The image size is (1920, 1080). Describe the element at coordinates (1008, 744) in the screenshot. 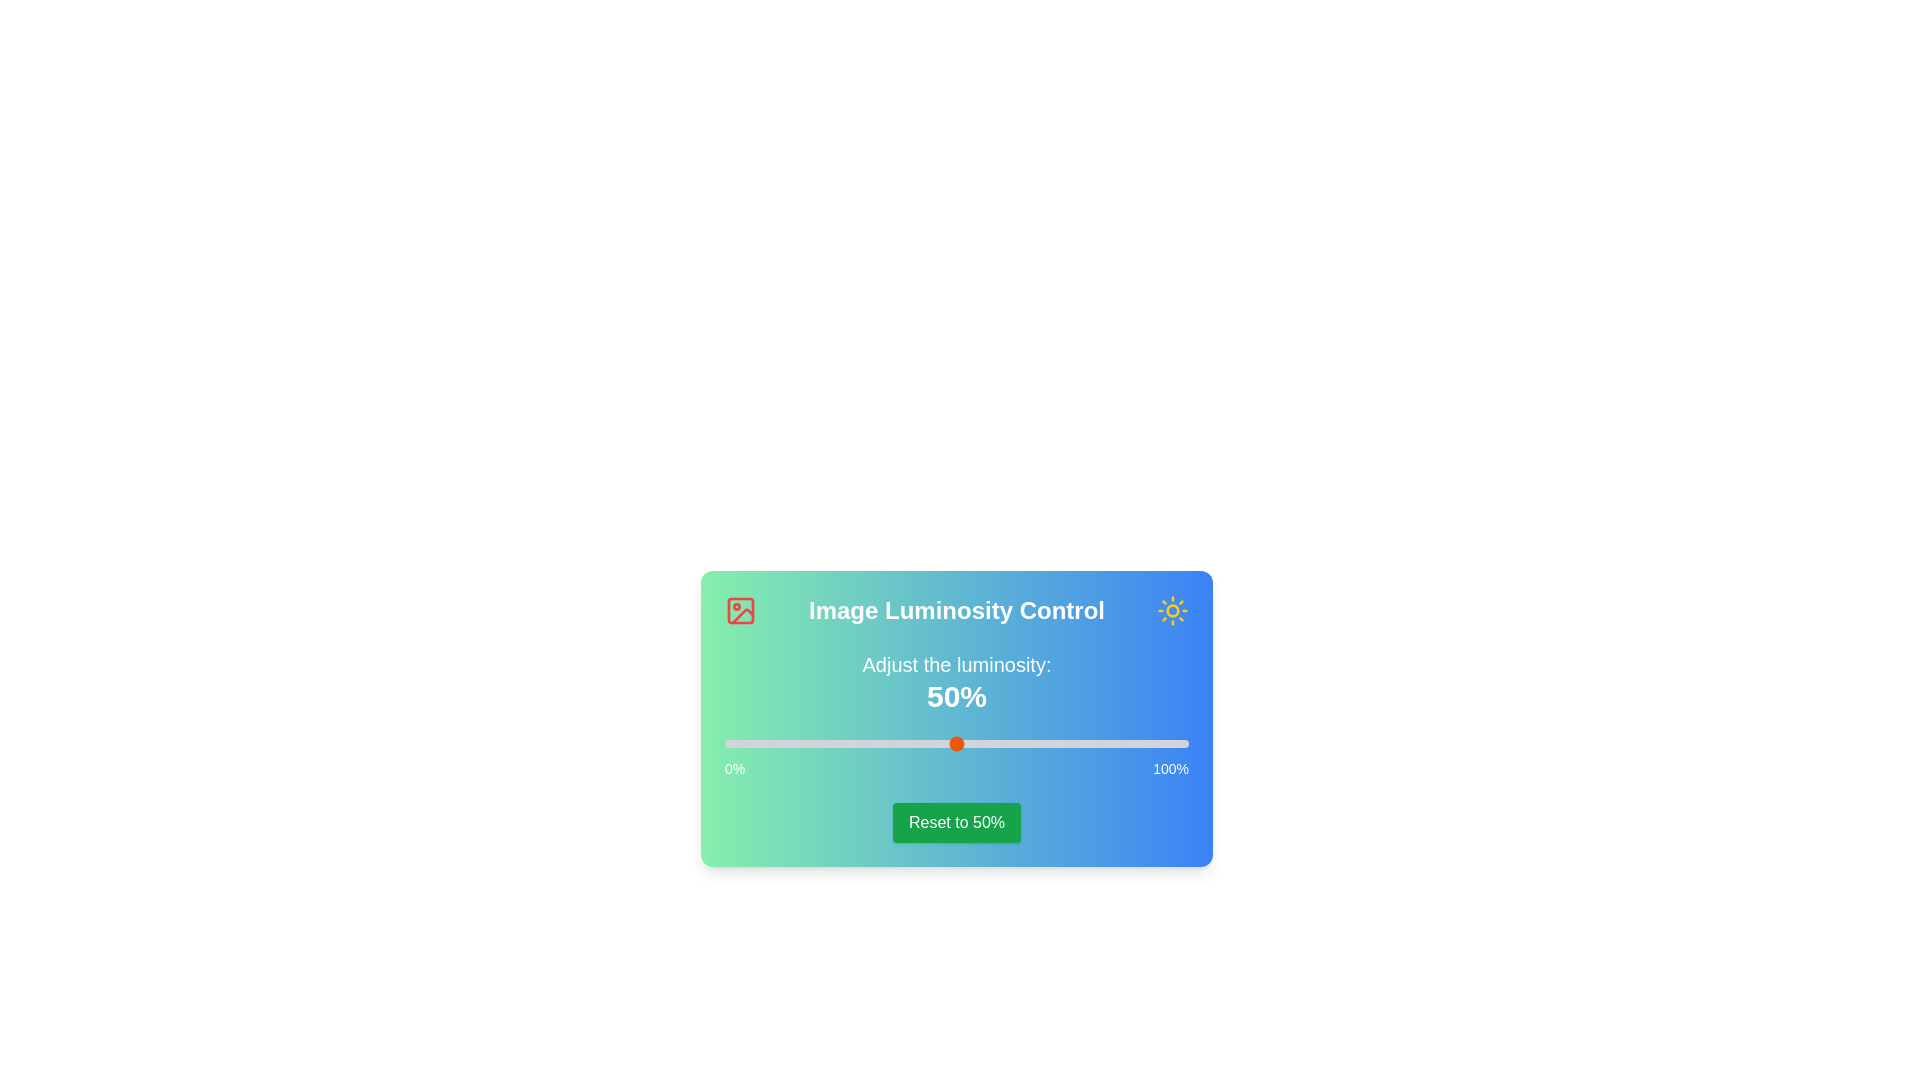

I see `the luminosity slider to 61%` at that location.